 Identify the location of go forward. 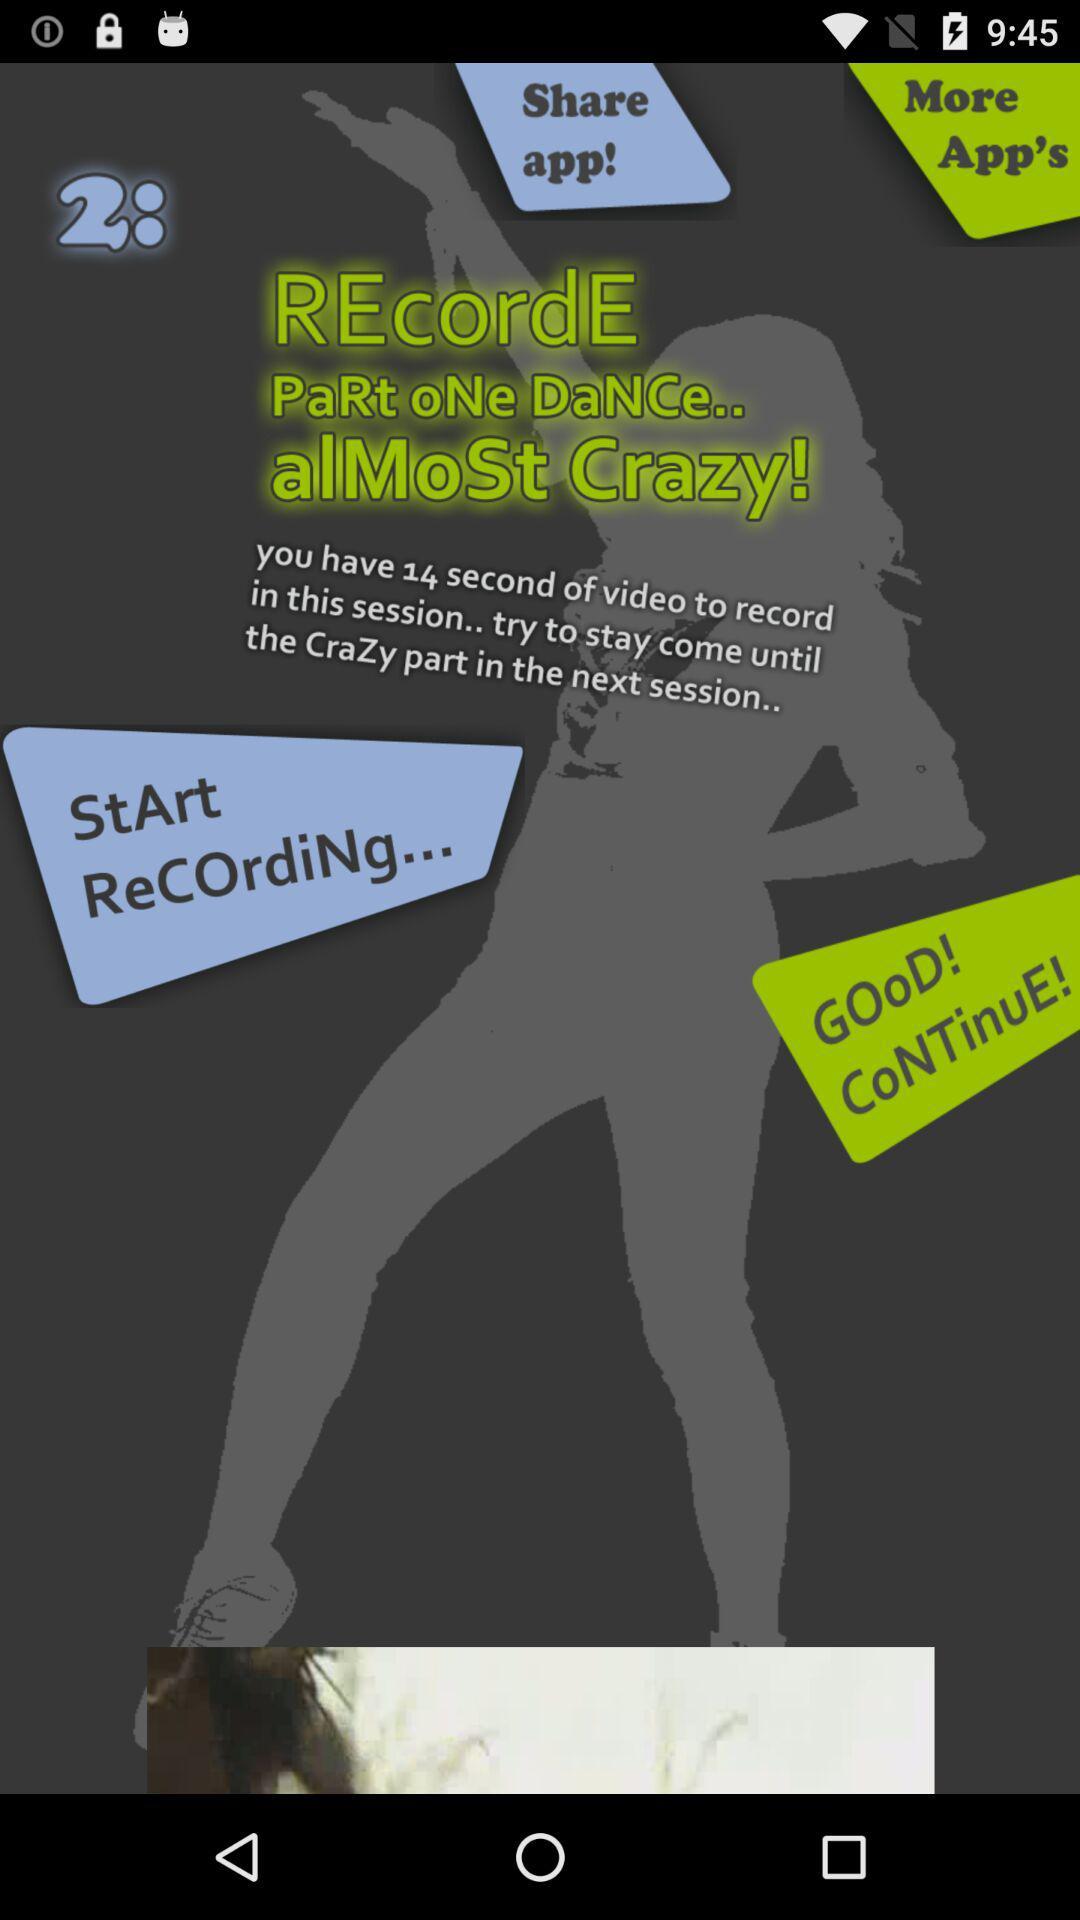
(915, 1018).